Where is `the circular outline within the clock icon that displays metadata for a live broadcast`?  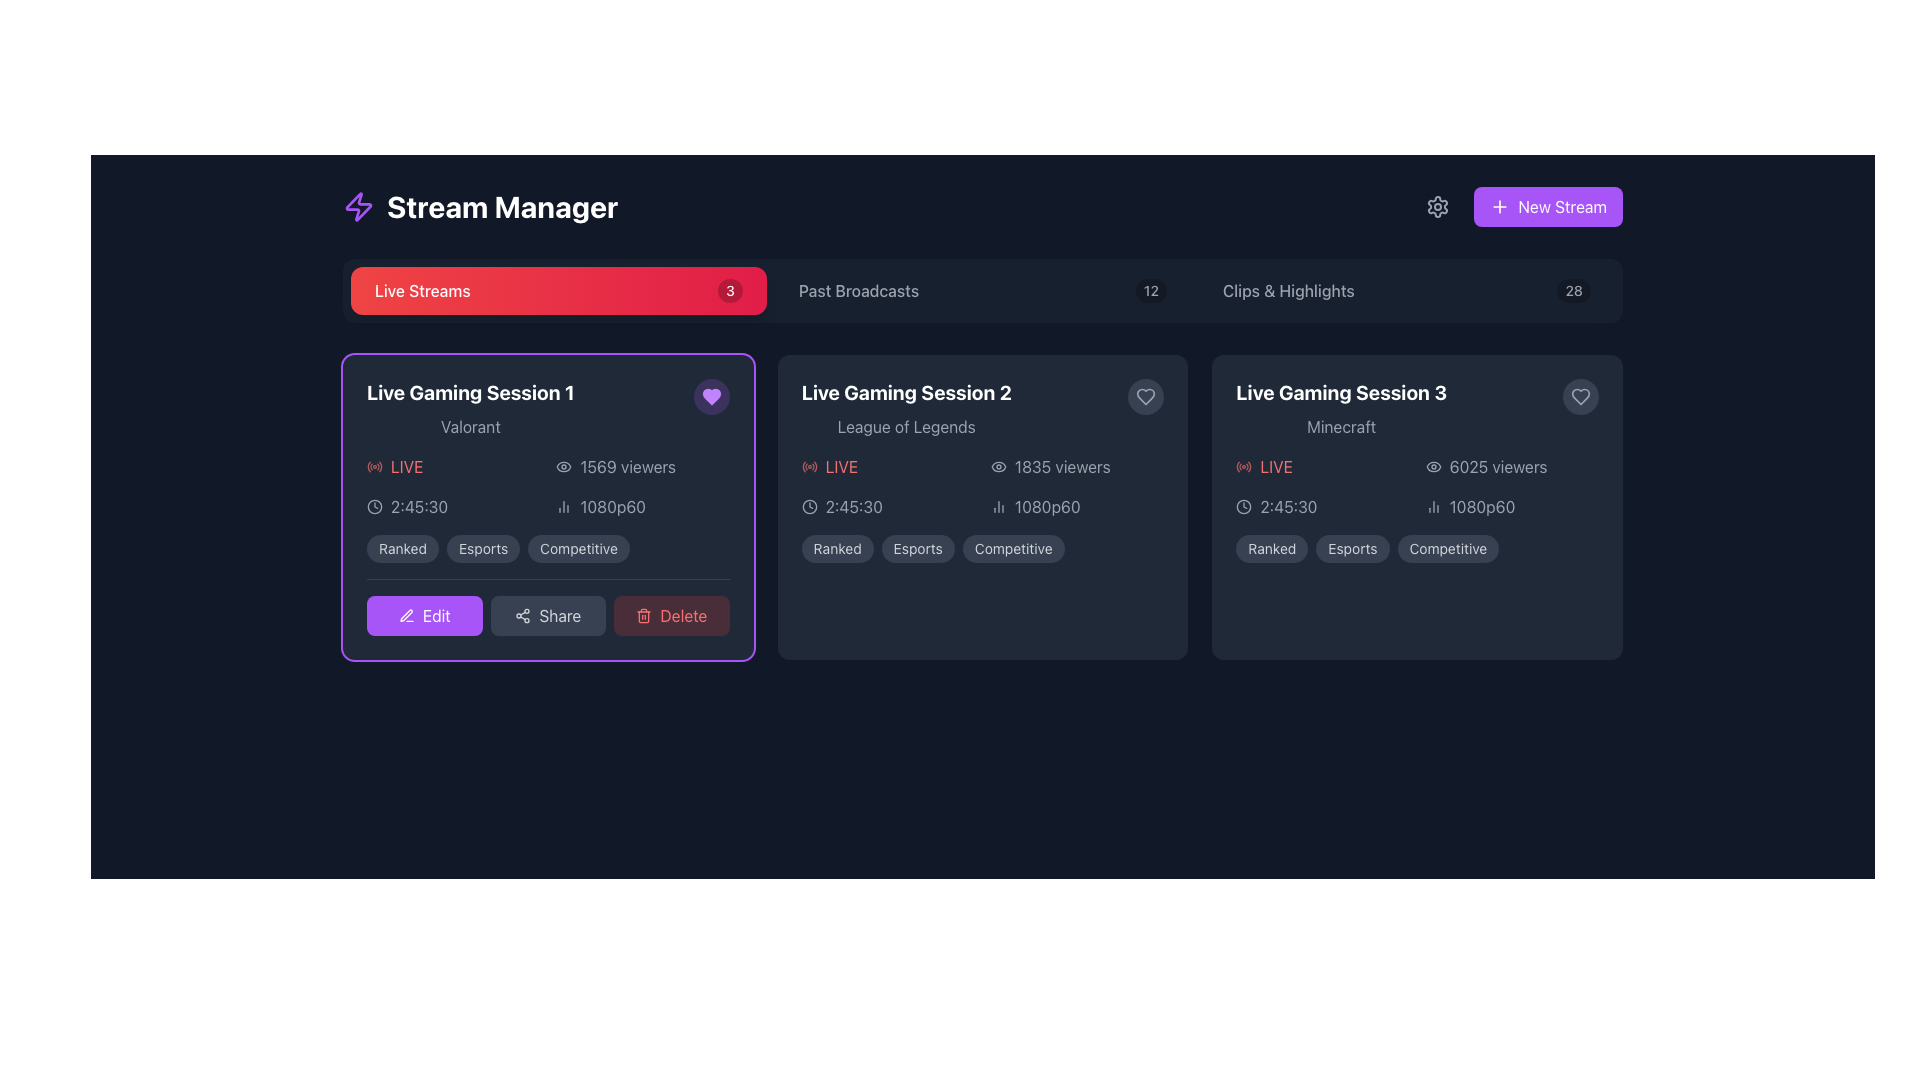
the circular outline within the clock icon that displays metadata for a live broadcast is located at coordinates (1243, 505).